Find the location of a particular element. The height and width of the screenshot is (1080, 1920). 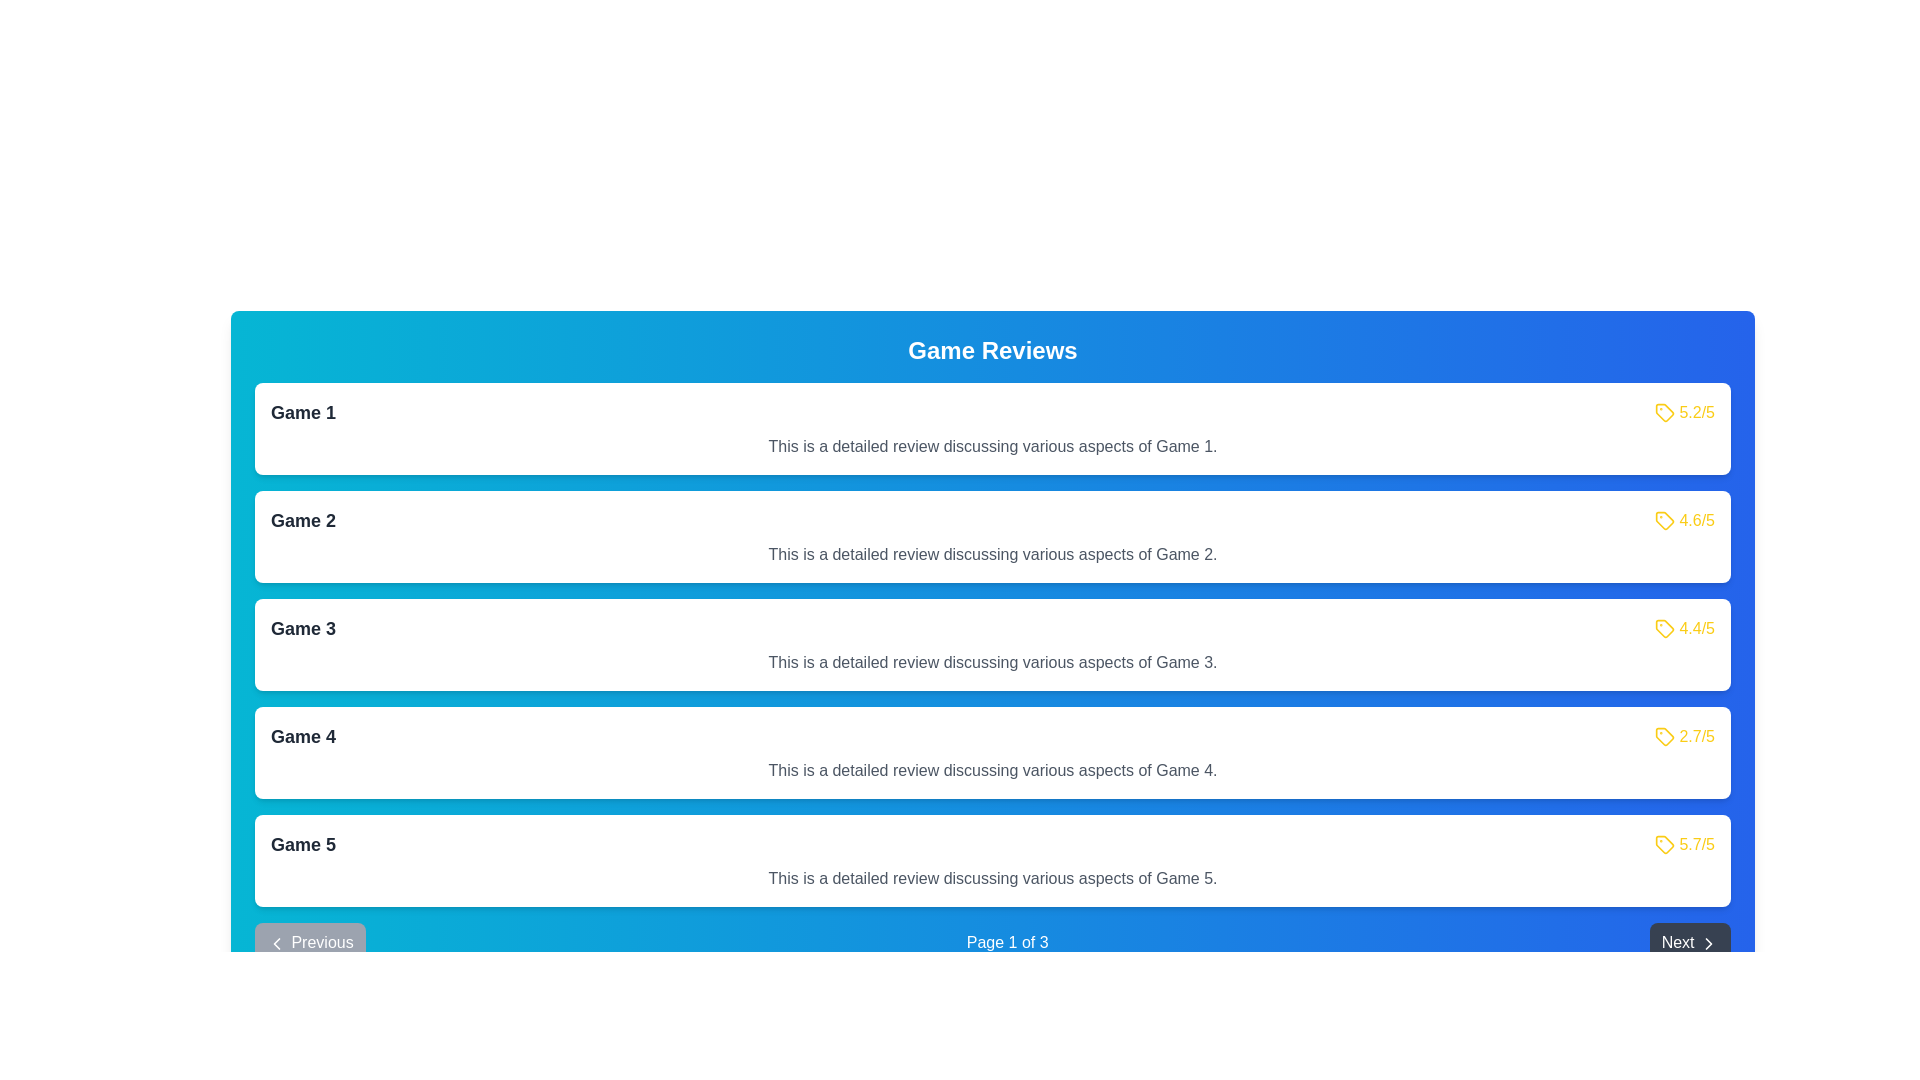

the decorative icon that accompanies the numeric rating '2.7/5' located at the far-right of the fourth review item in the vertical list of reviews is located at coordinates (1665, 736).